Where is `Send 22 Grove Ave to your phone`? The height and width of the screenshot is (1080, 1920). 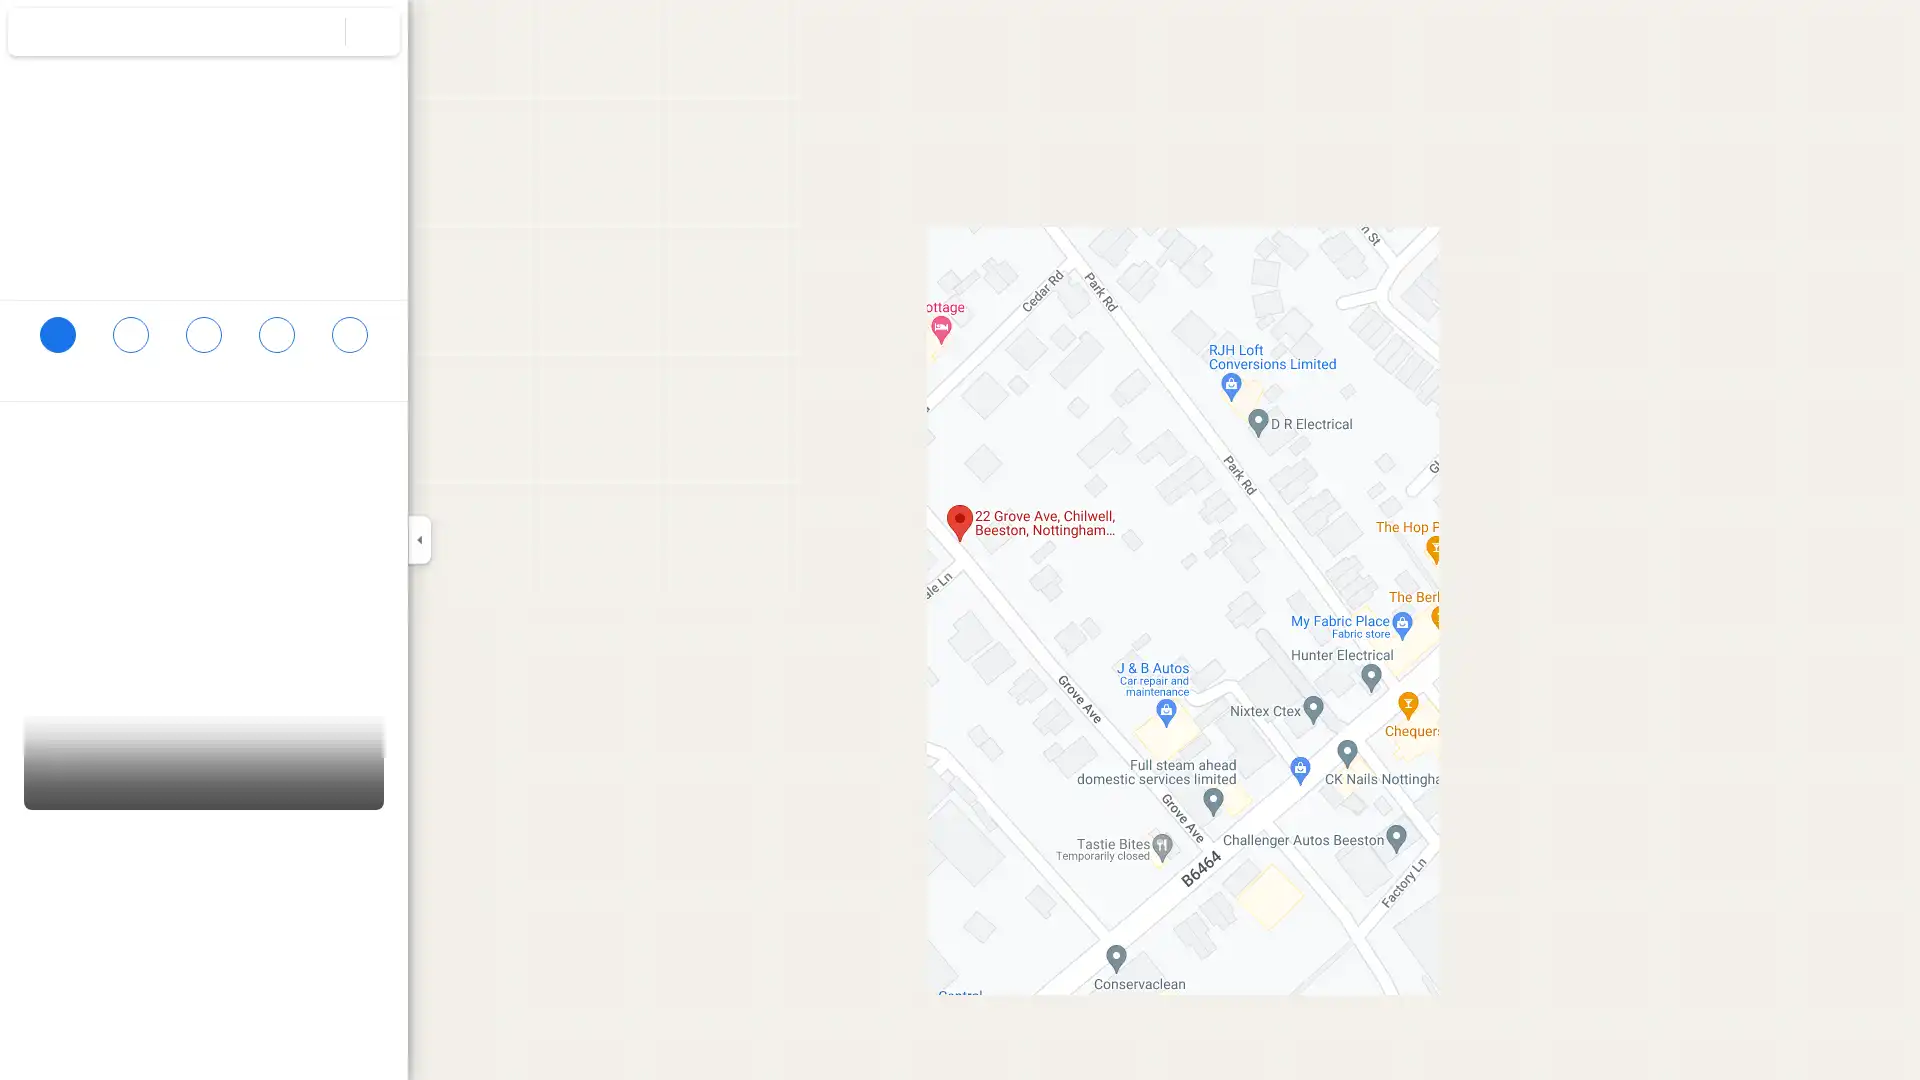
Send 22 Grove Ave to your phone is located at coordinates (275, 350).